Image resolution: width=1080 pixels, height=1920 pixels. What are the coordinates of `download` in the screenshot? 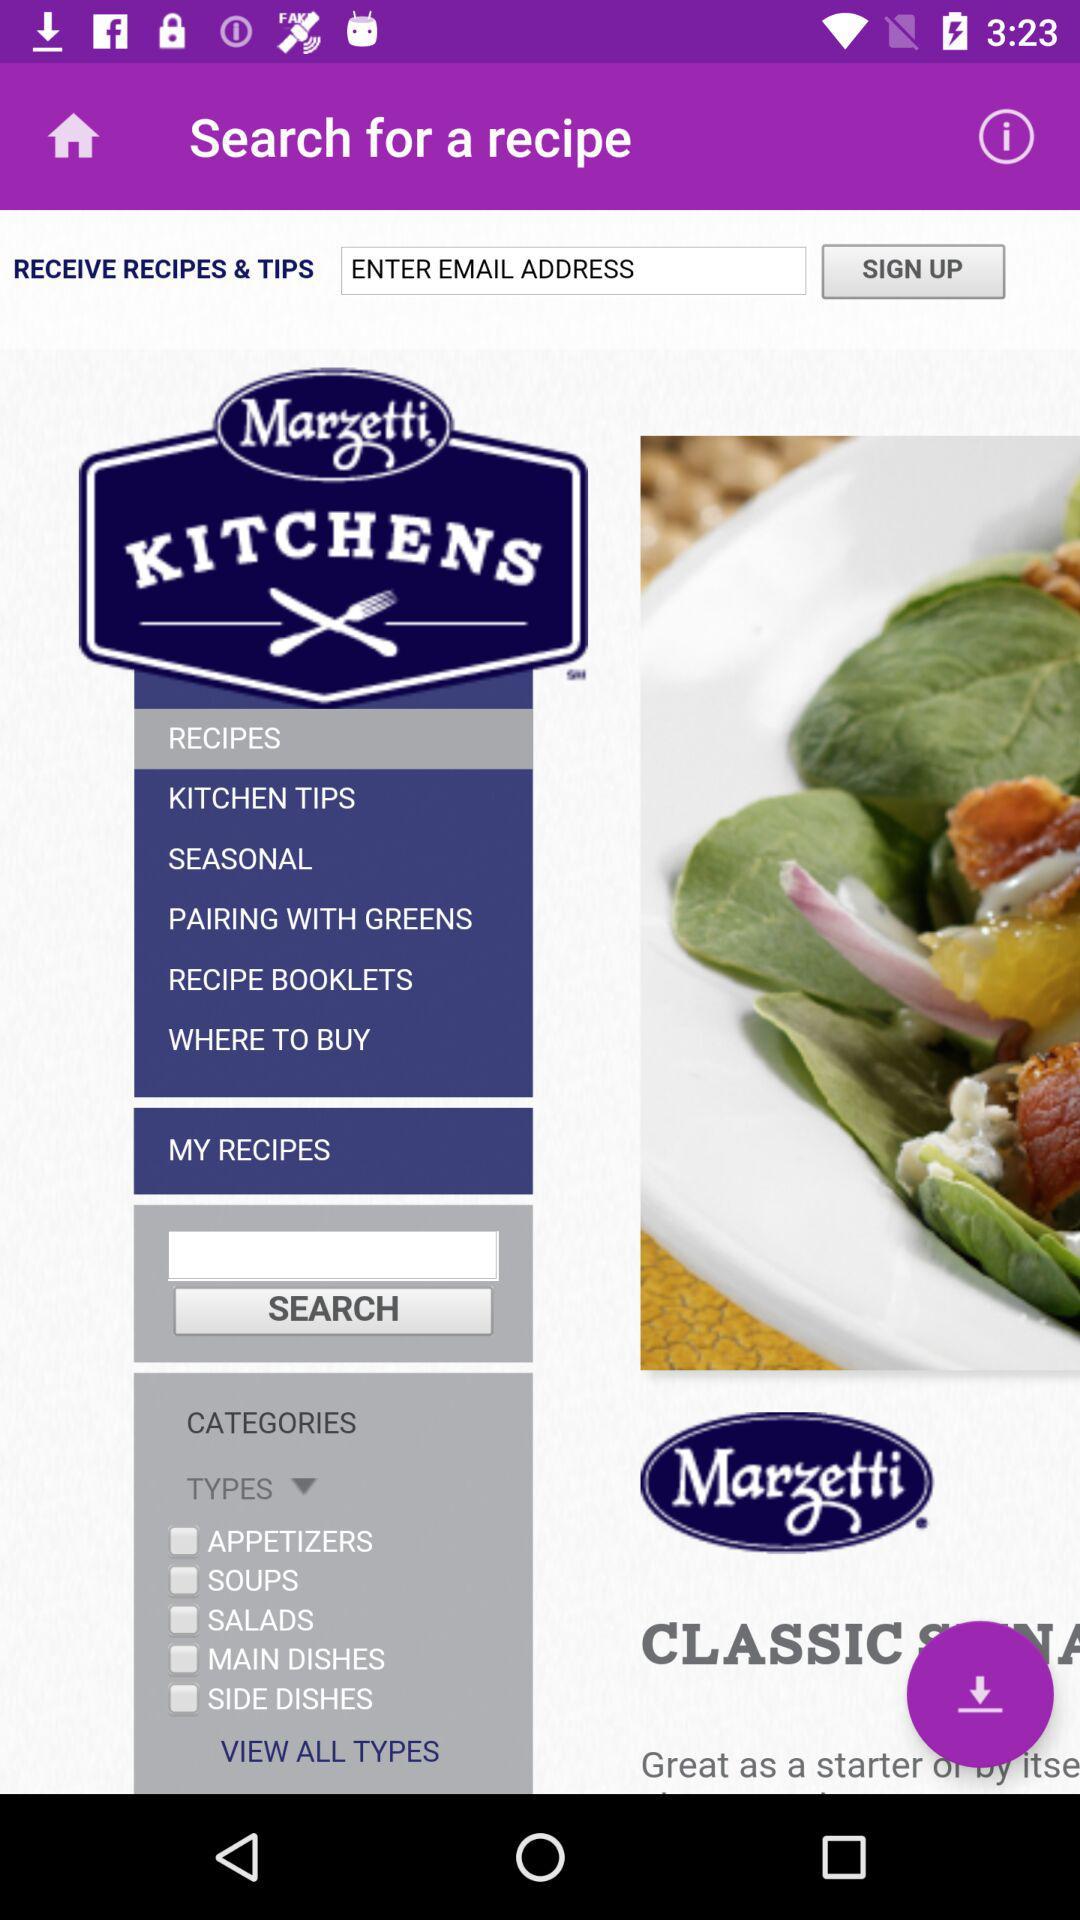 It's located at (979, 1693).